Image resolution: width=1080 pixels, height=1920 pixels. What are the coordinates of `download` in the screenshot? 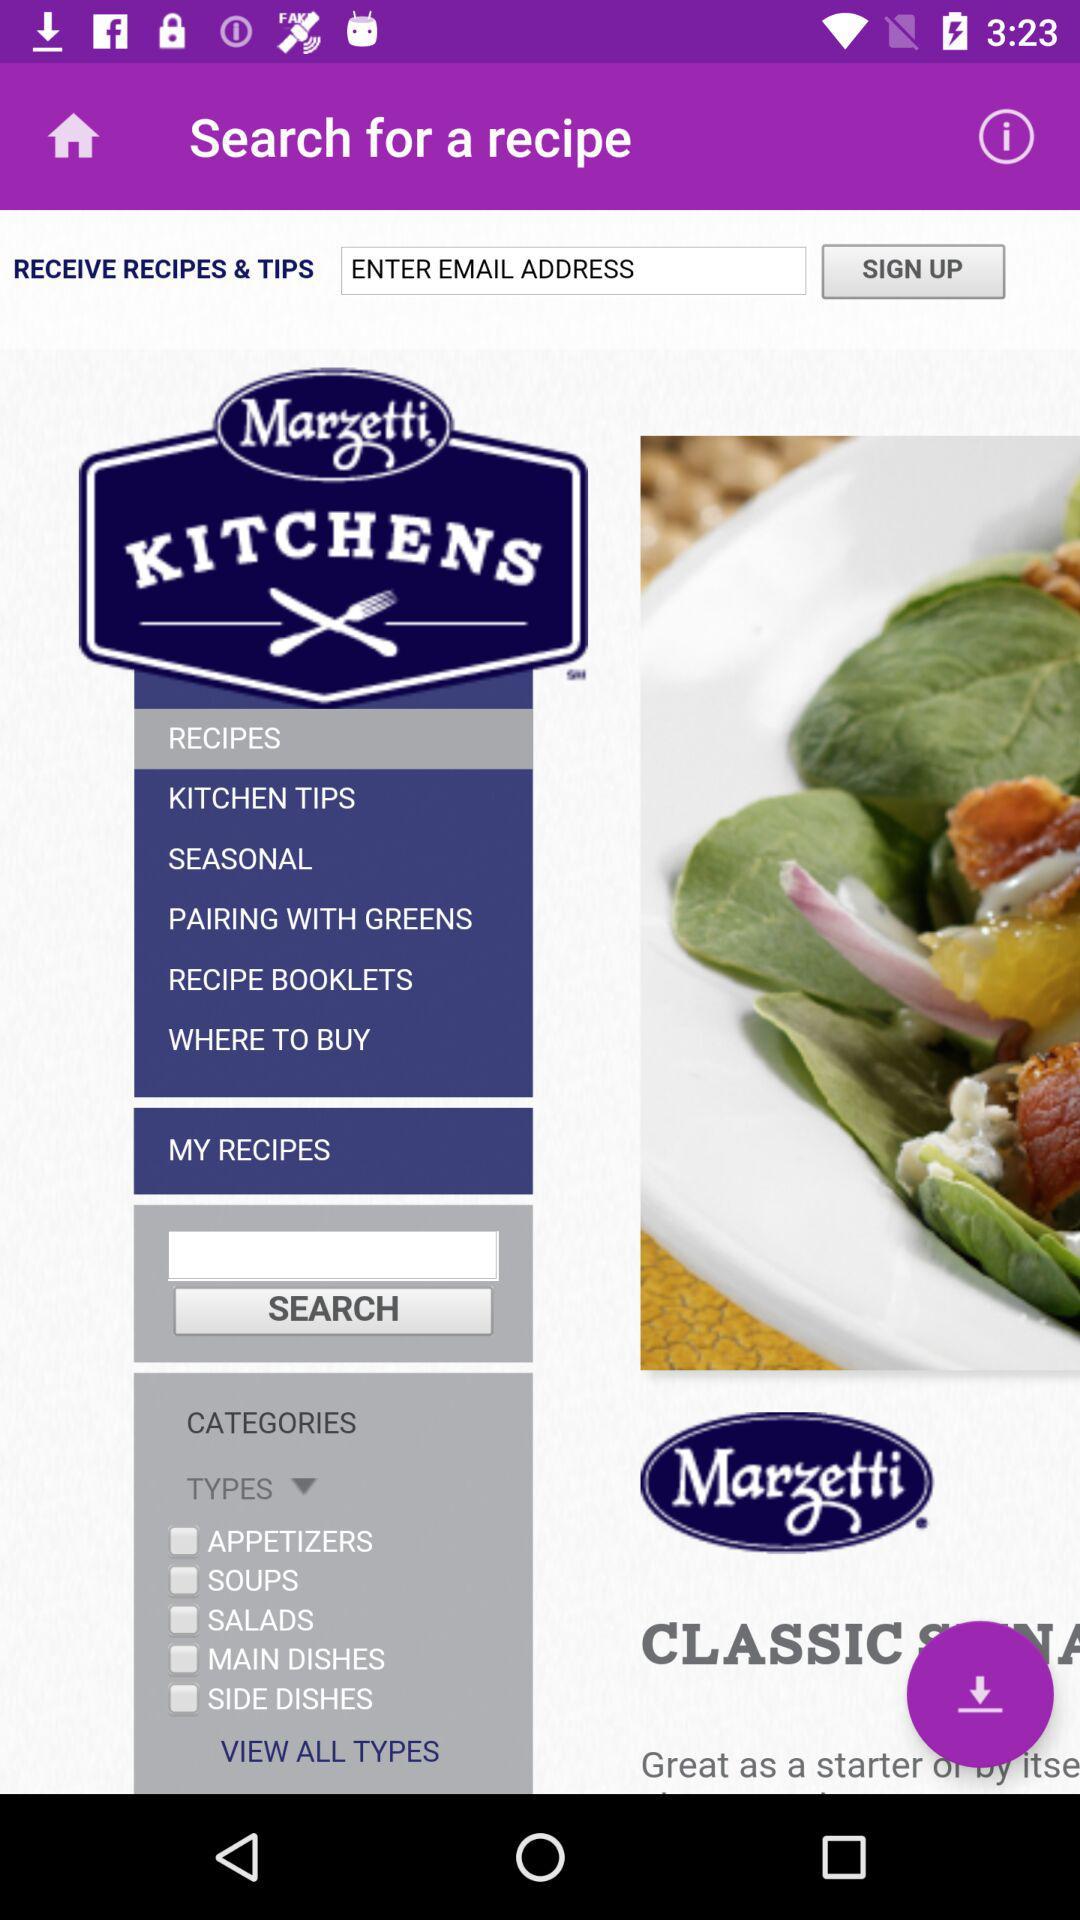 It's located at (979, 1693).